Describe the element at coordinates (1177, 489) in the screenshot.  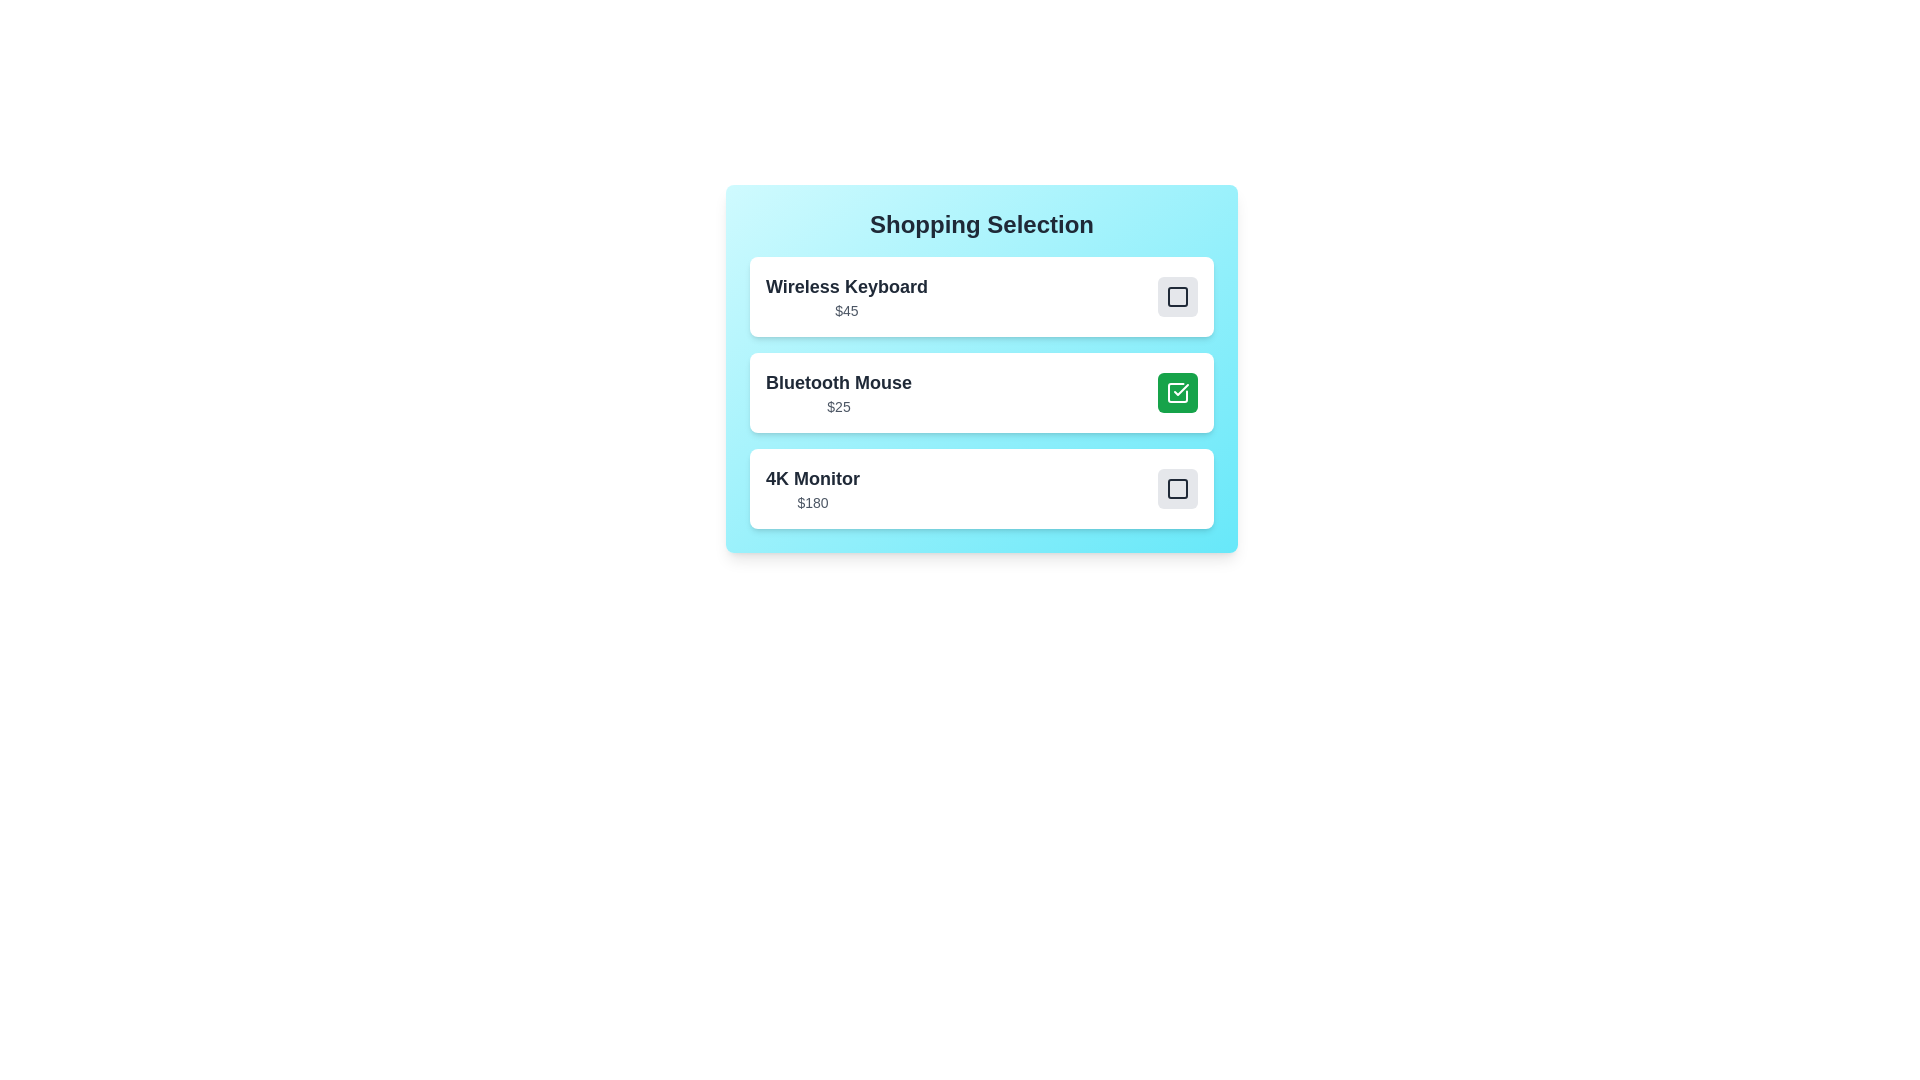
I see `the checkbox located in the bottom-right corner of the '4K Monitor' item row in the shopping list interface to observe potential visual feedback` at that location.